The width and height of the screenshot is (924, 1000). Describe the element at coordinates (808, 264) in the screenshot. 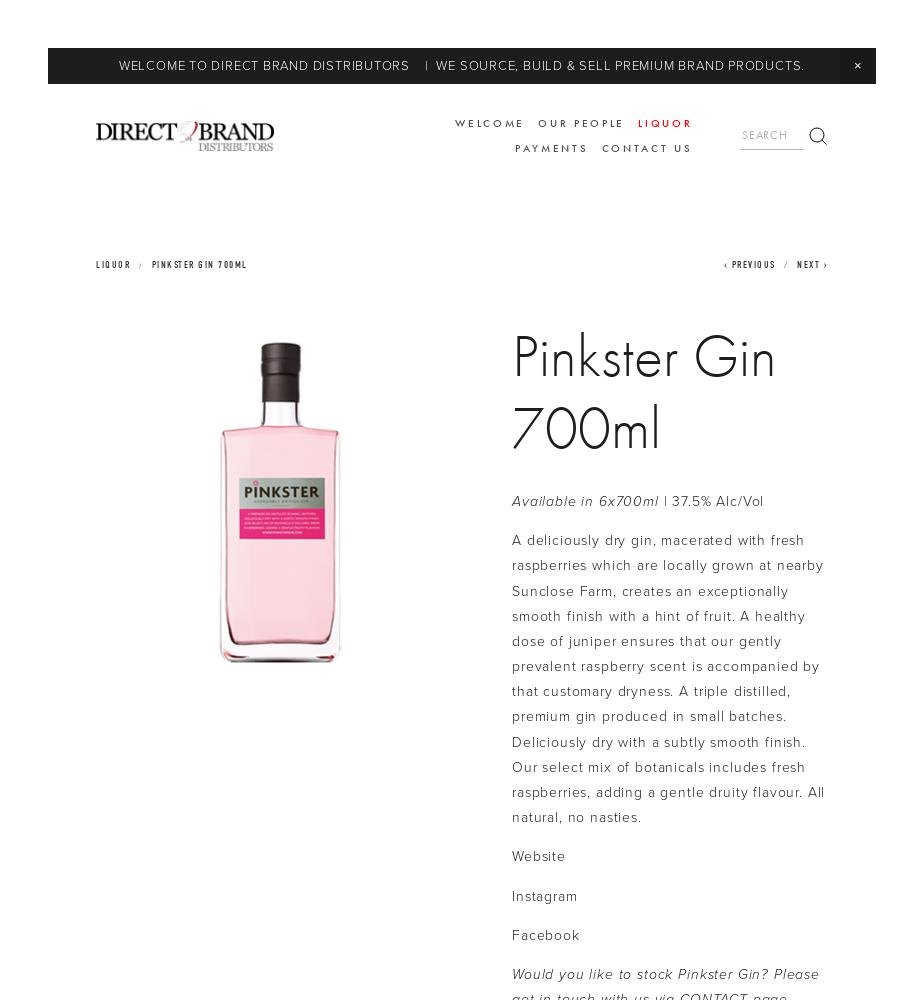

I see `'Next'` at that location.